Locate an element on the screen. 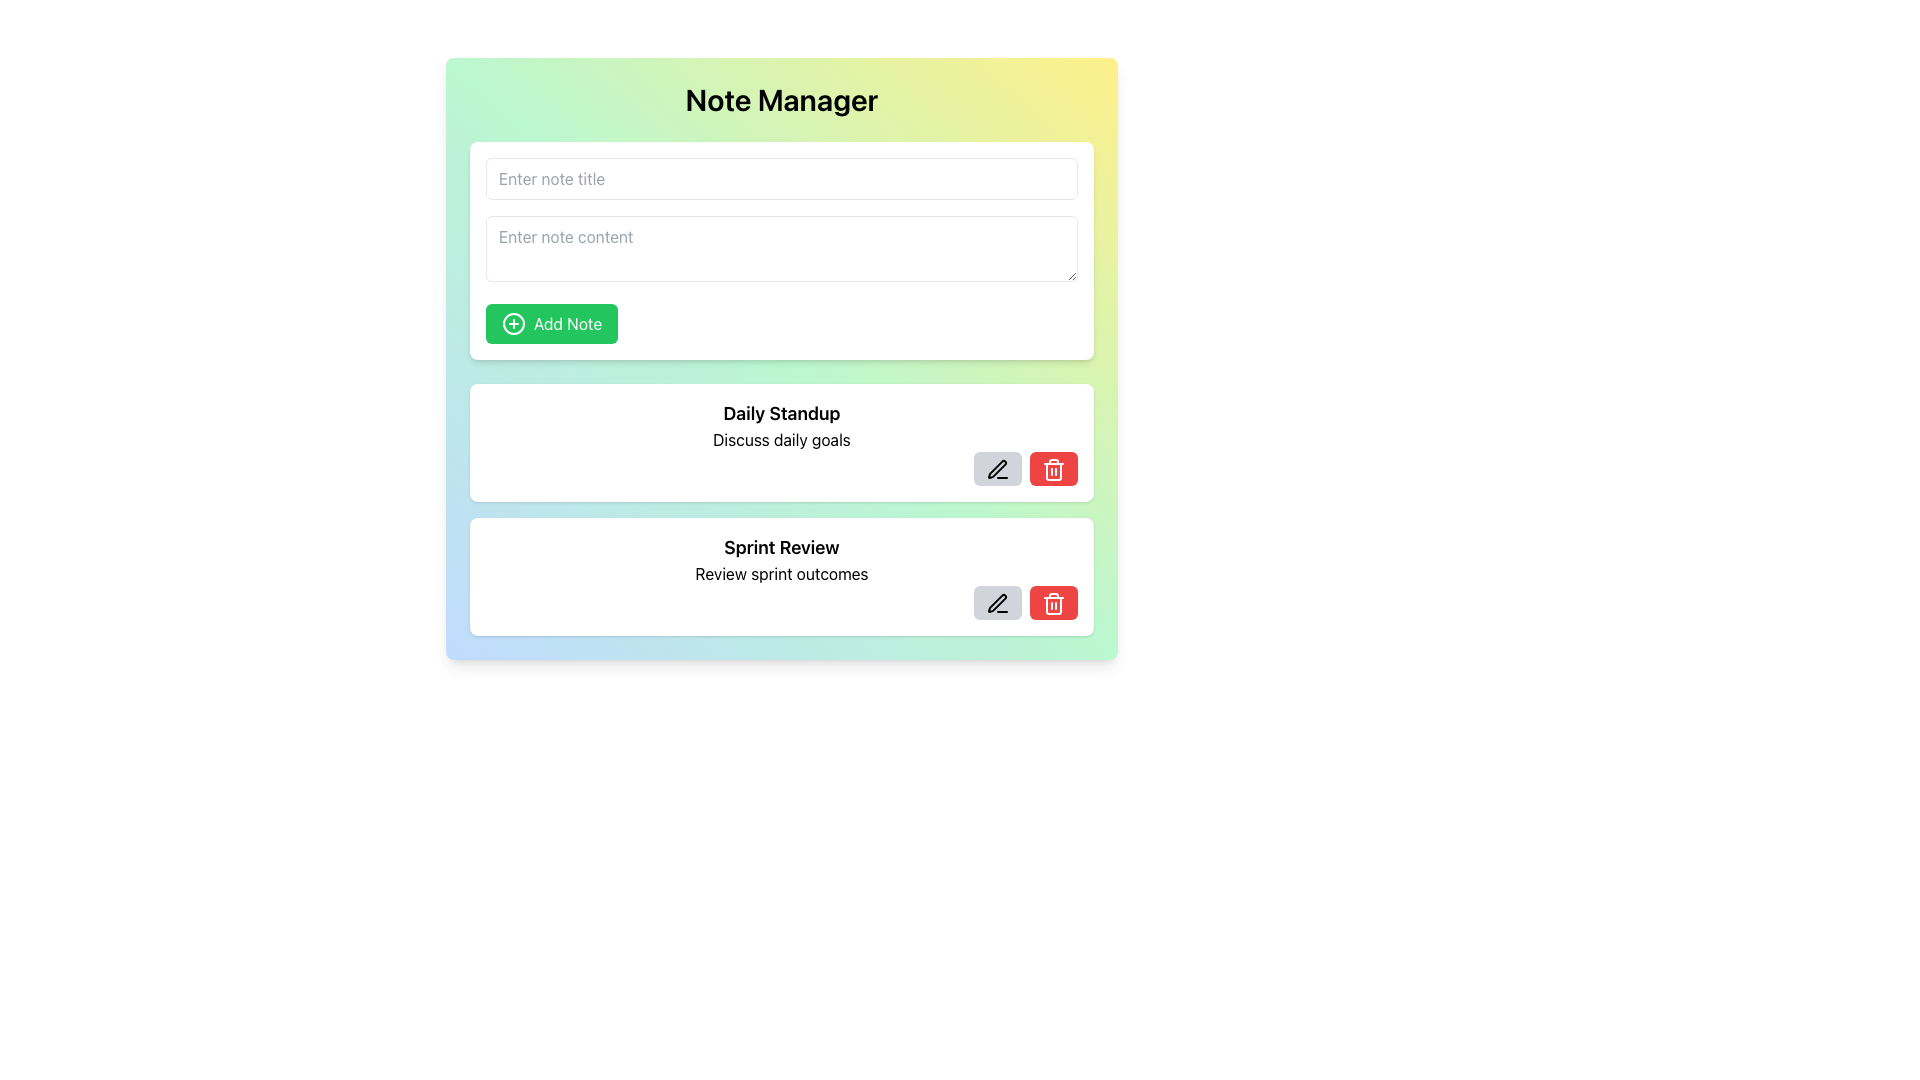  the delete icon button located in the lower-right corner of the second list item is located at coordinates (1053, 601).